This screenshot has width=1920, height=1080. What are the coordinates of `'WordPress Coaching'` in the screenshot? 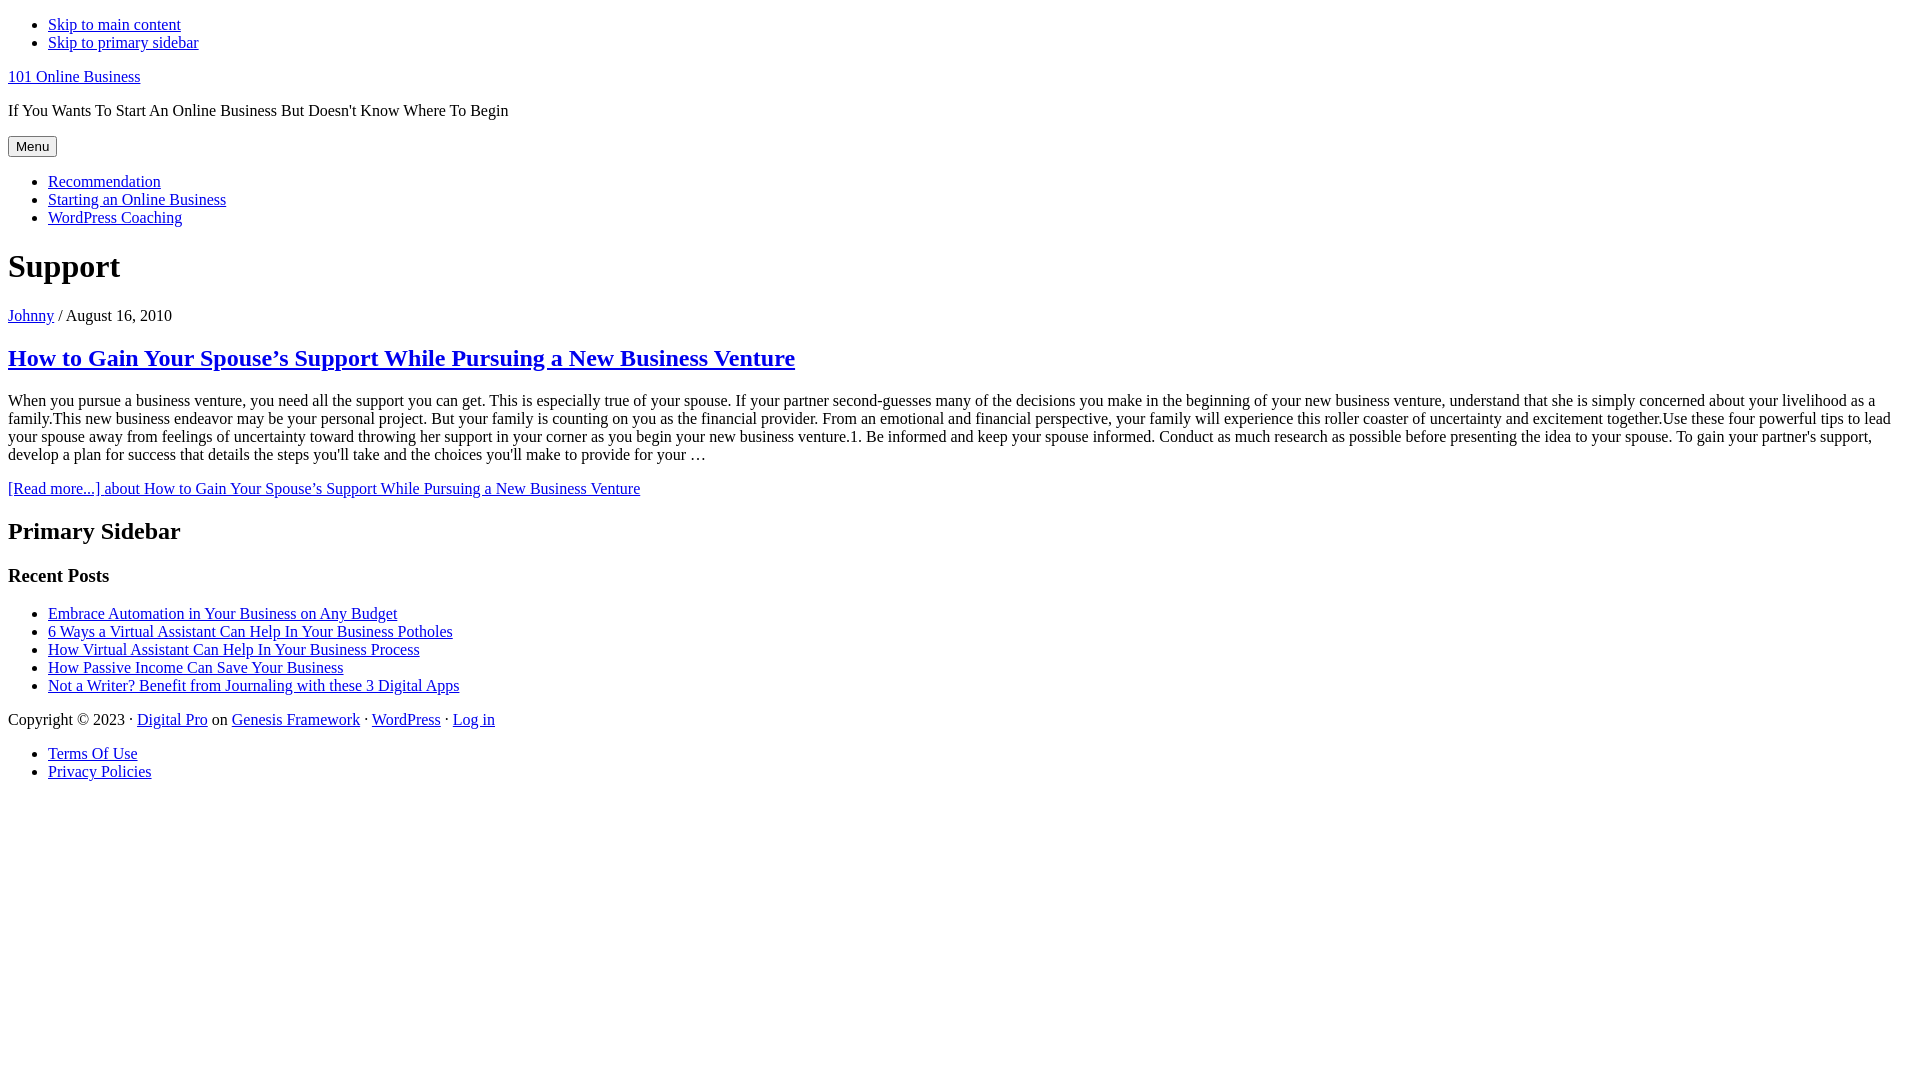 It's located at (114, 217).